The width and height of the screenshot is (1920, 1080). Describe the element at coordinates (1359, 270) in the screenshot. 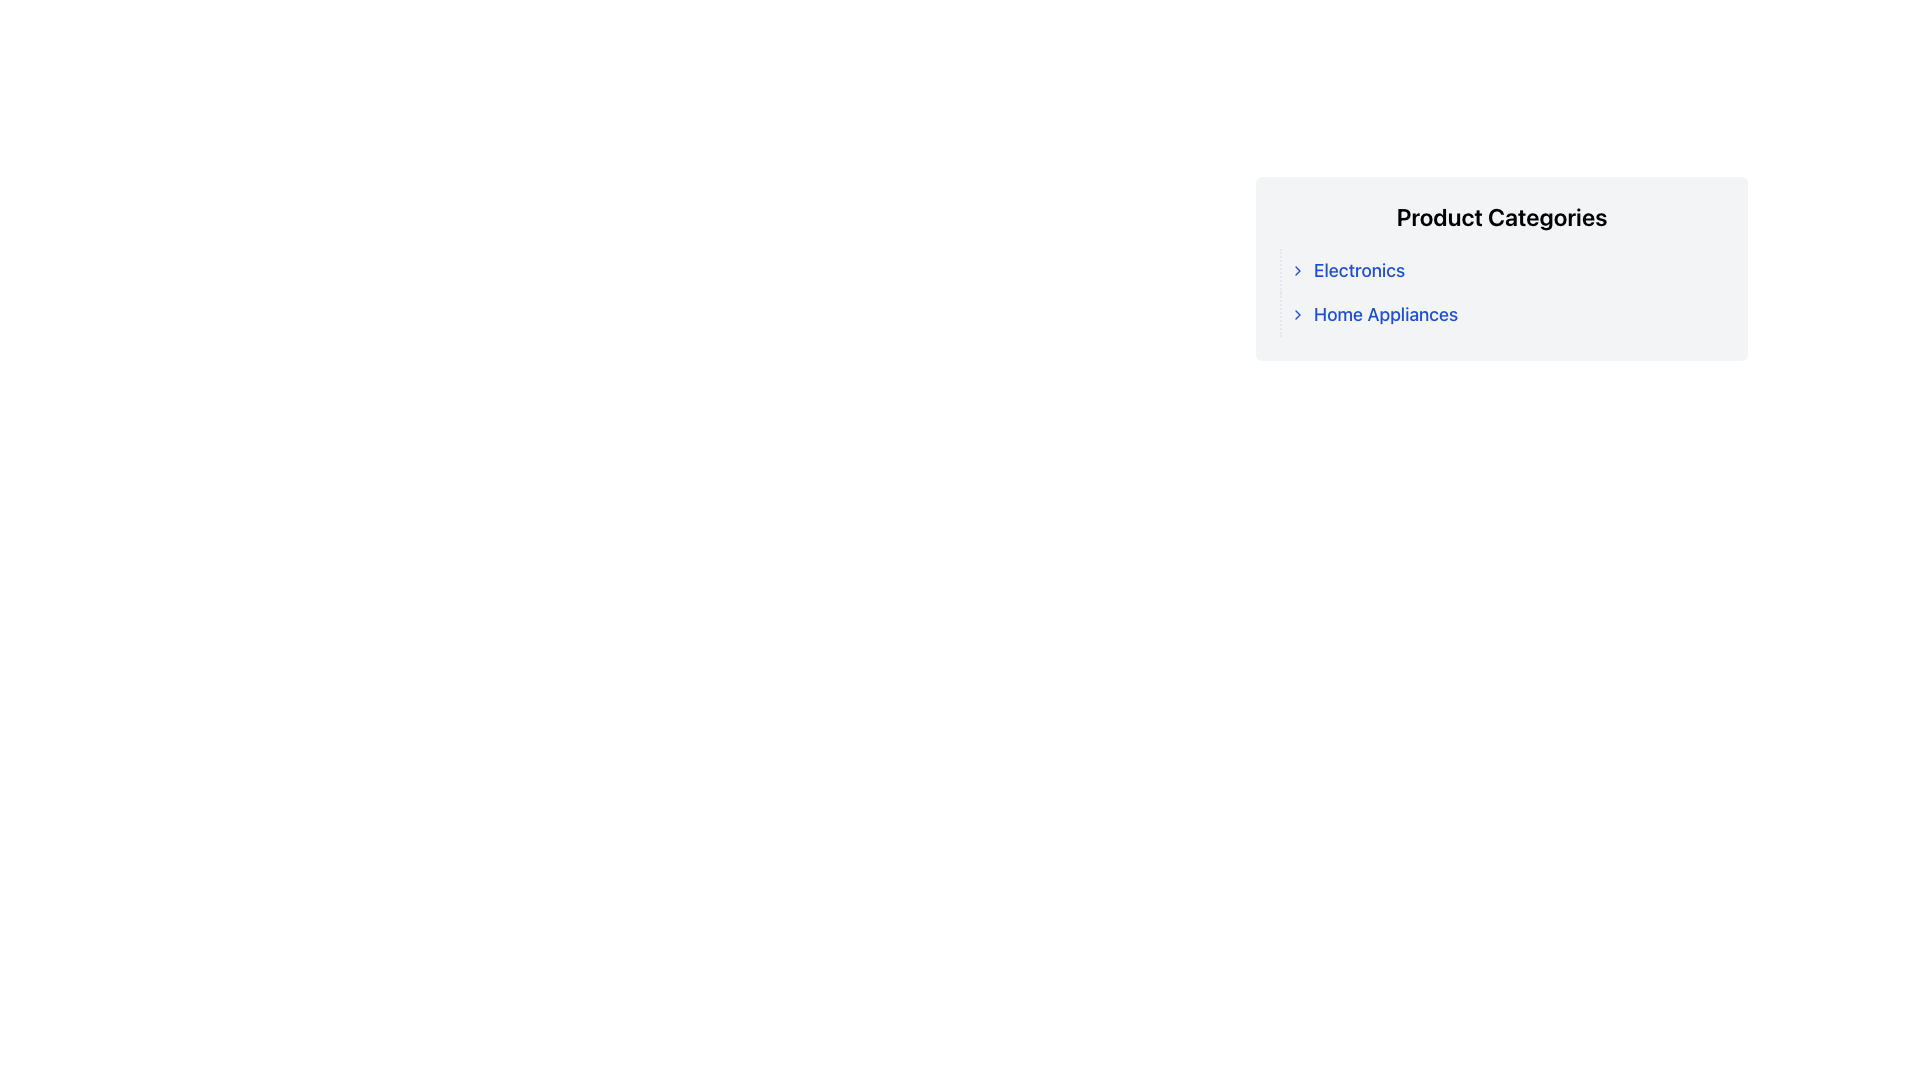

I see `the text element displaying the word 'Electronics', which is styled in bold blue font and is the first text entry in the category section` at that location.